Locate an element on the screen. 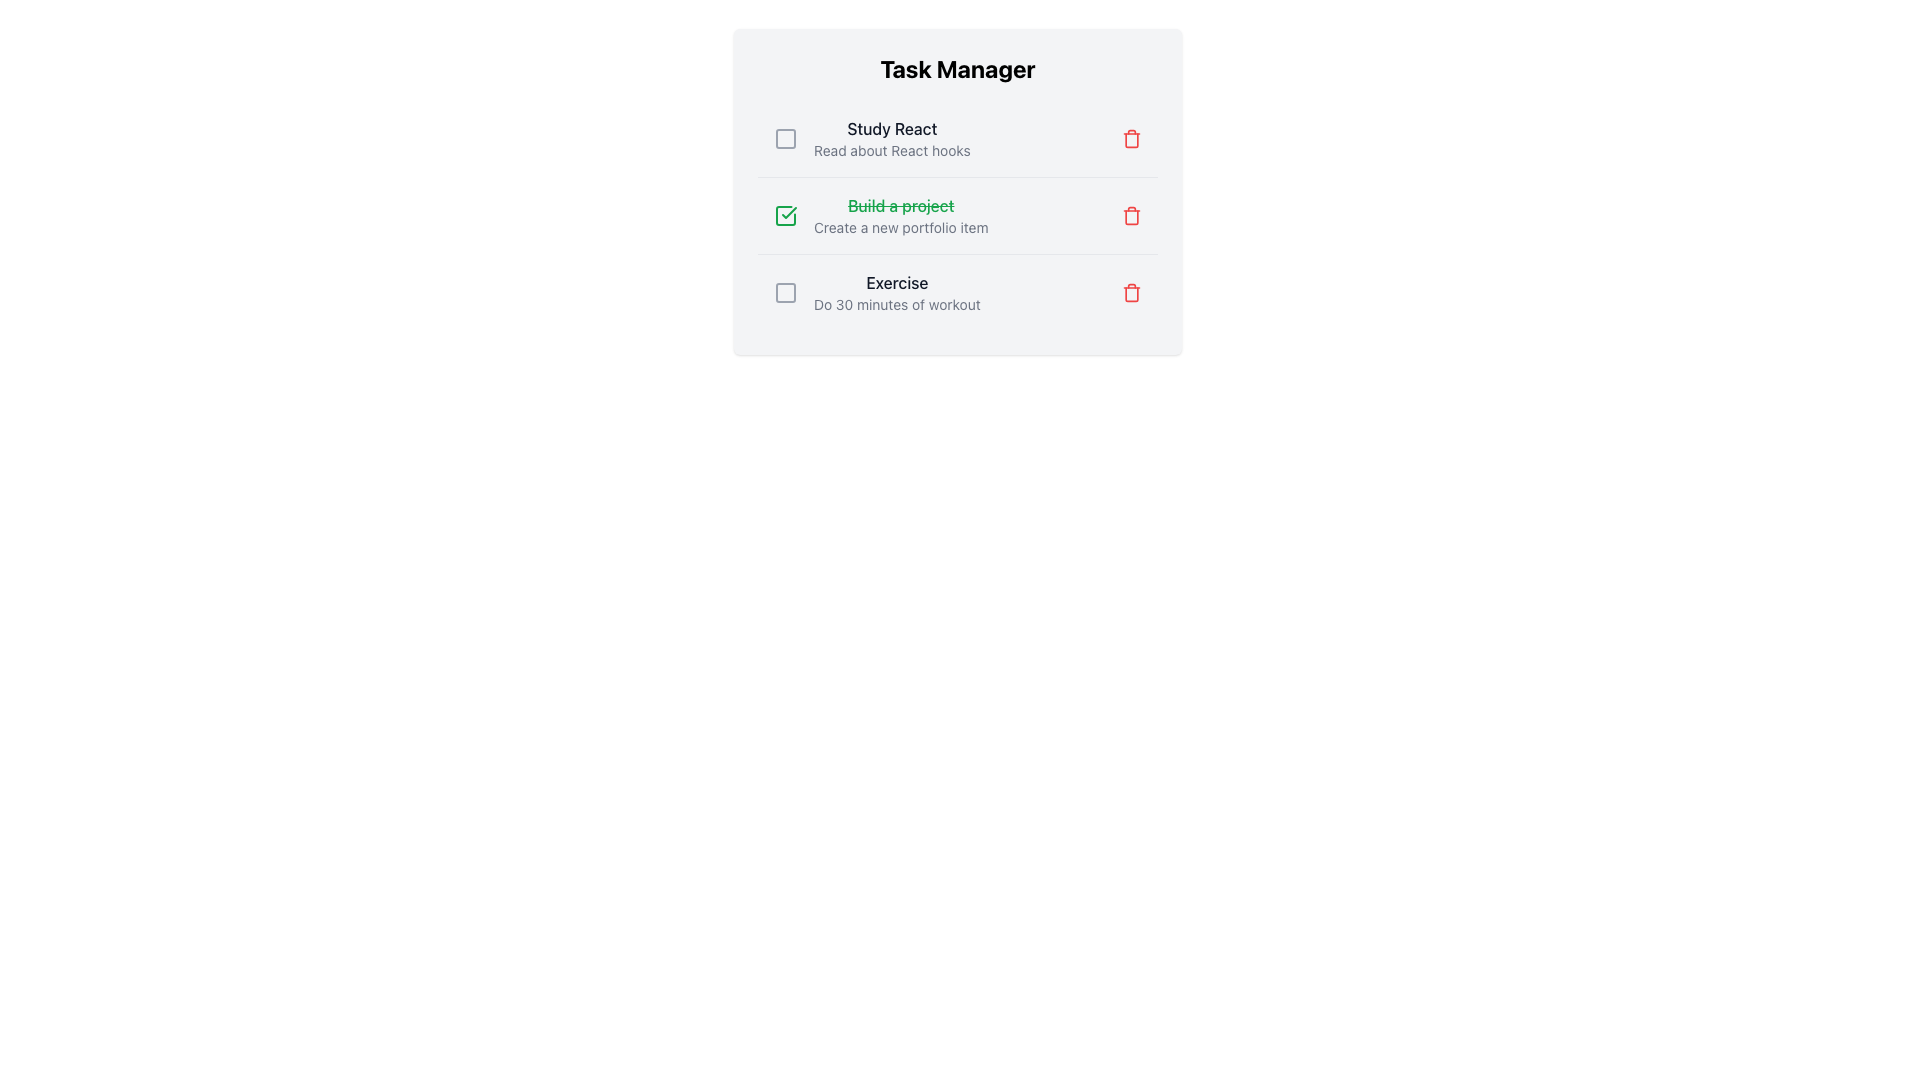 This screenshot has width=1920, height=1080. the second task entry in the 'Task Manager' list is located at coordinates (957, 216).